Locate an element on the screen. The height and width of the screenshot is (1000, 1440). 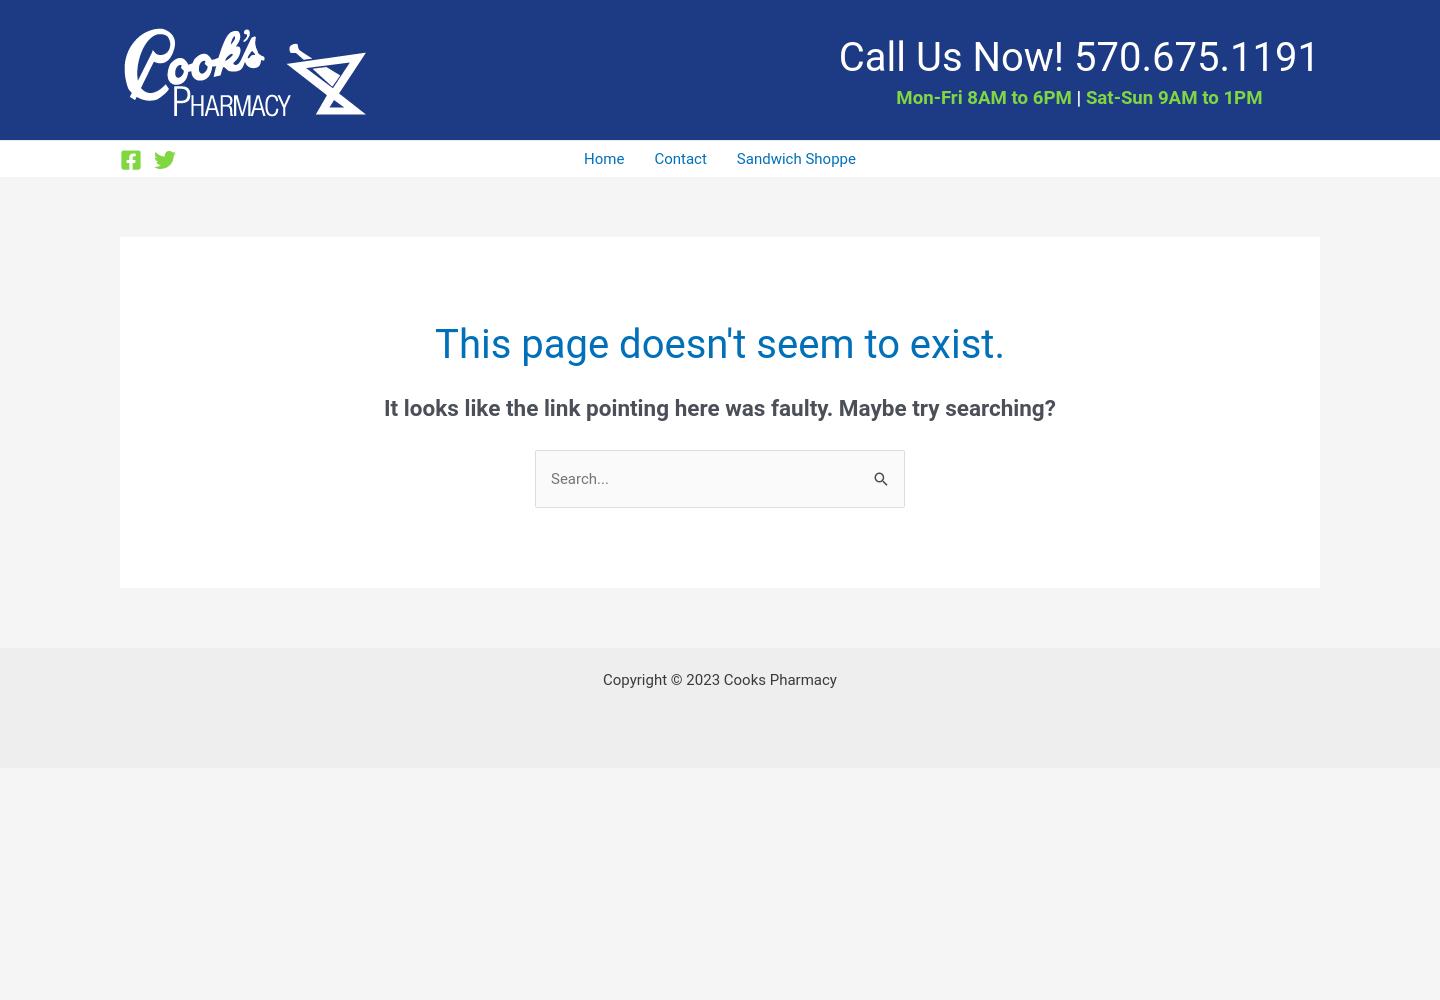
'Home' is located at coordinates (584, 159).